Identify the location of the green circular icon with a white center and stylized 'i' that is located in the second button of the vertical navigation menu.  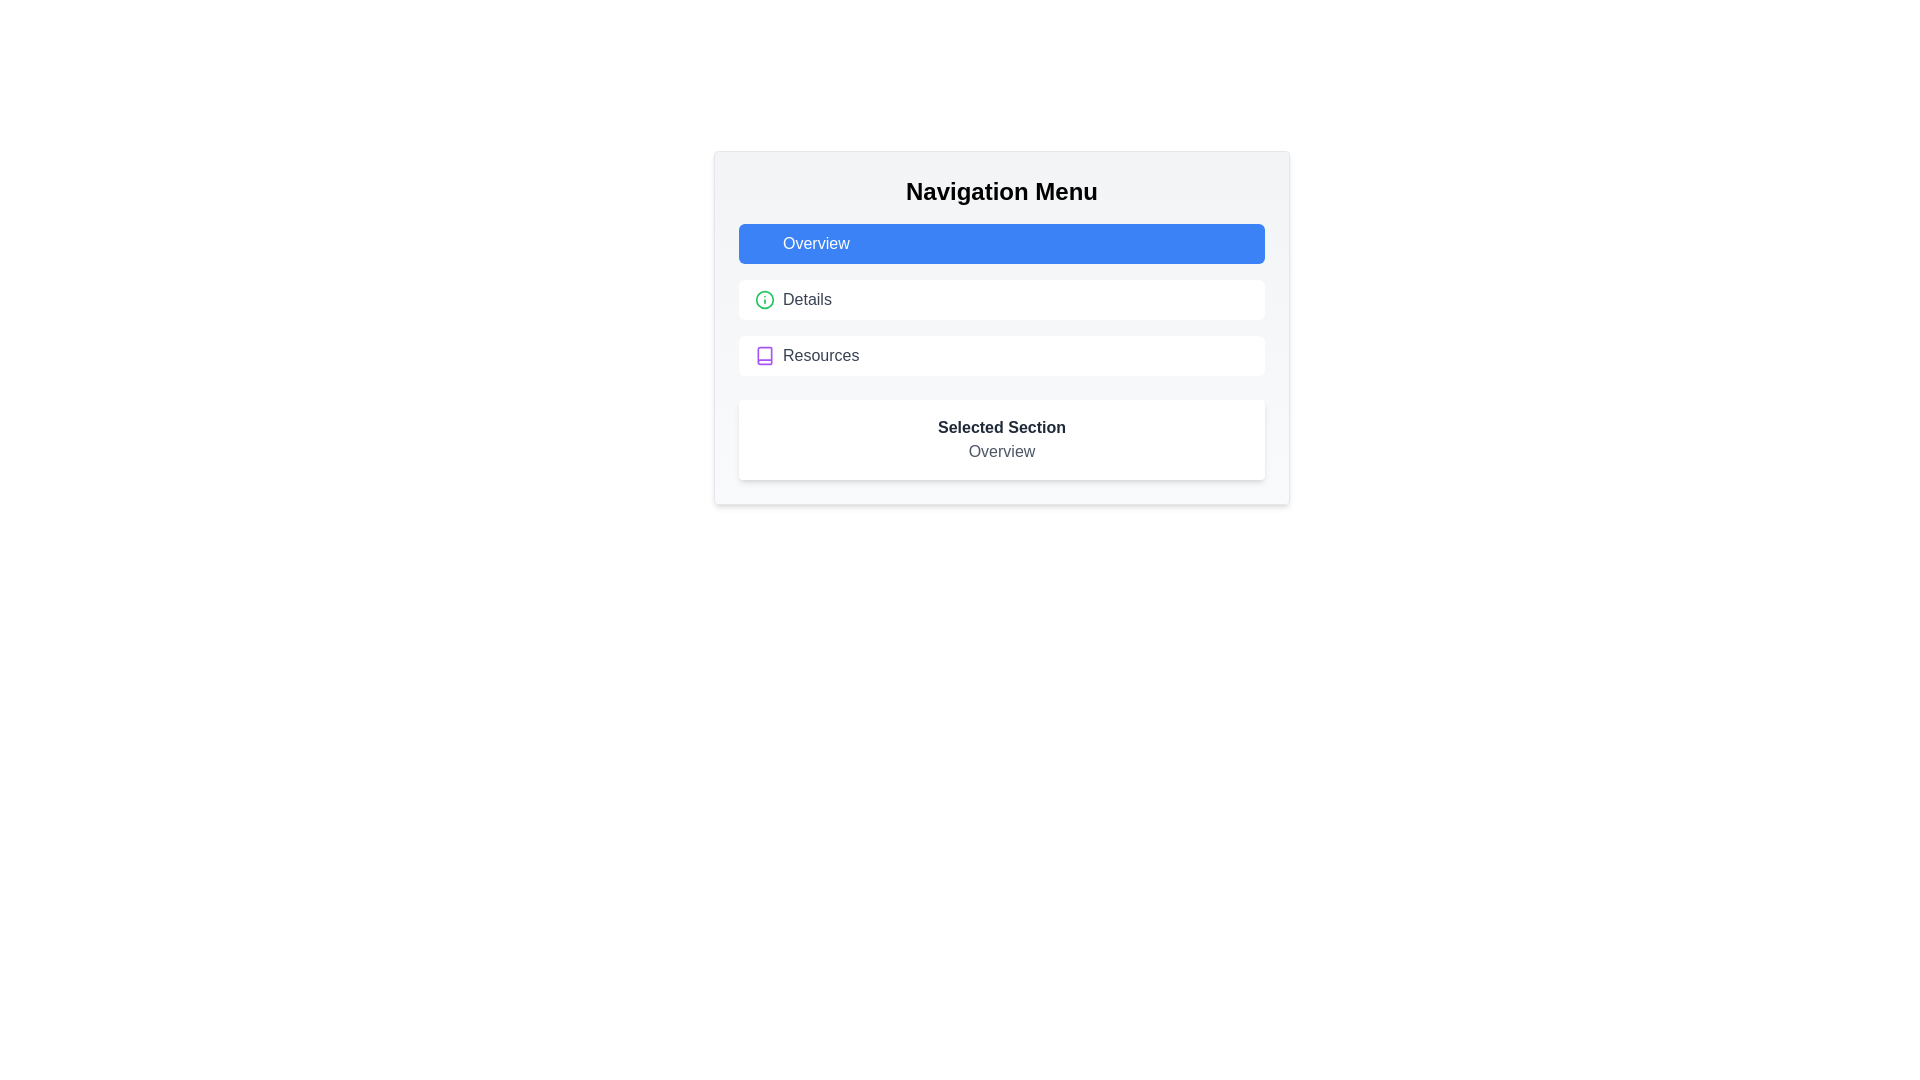
(763, 300).